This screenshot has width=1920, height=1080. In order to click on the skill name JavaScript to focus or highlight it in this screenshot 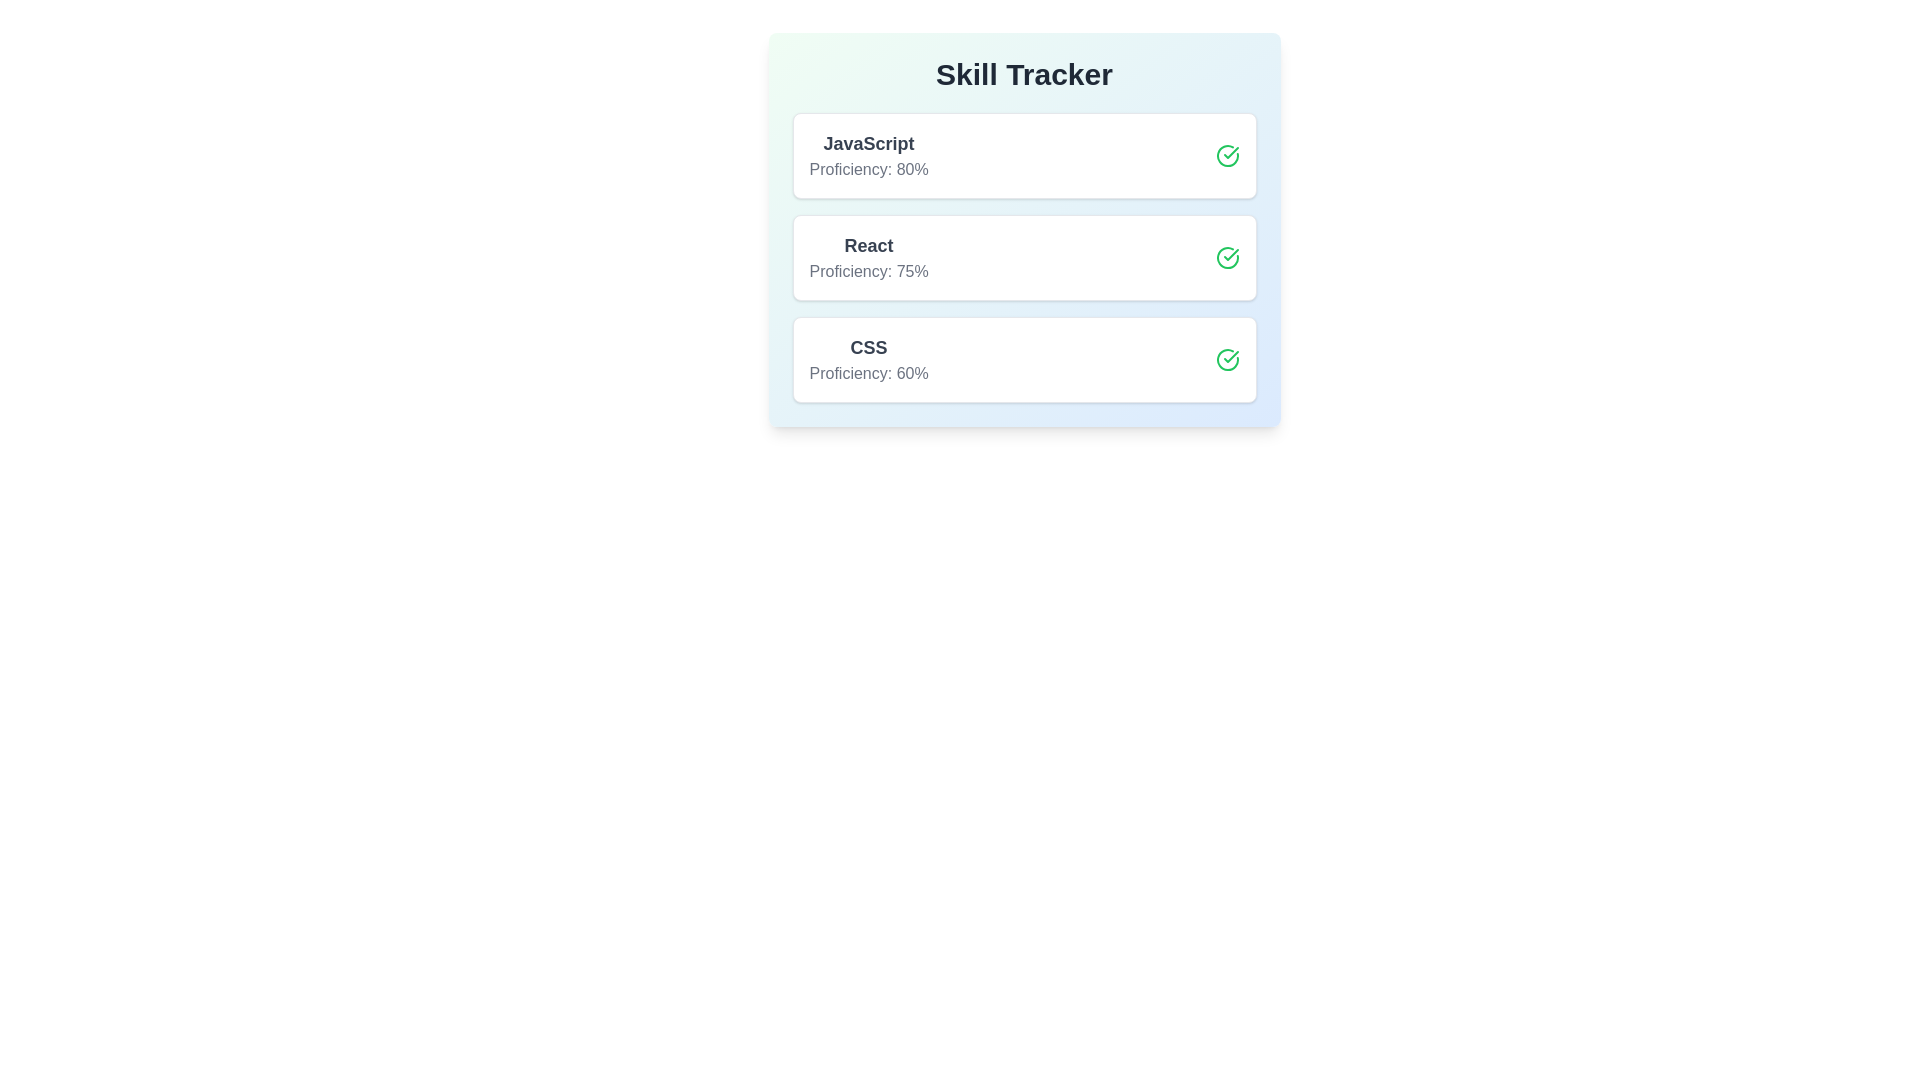, I will do `click(868, 142)`.